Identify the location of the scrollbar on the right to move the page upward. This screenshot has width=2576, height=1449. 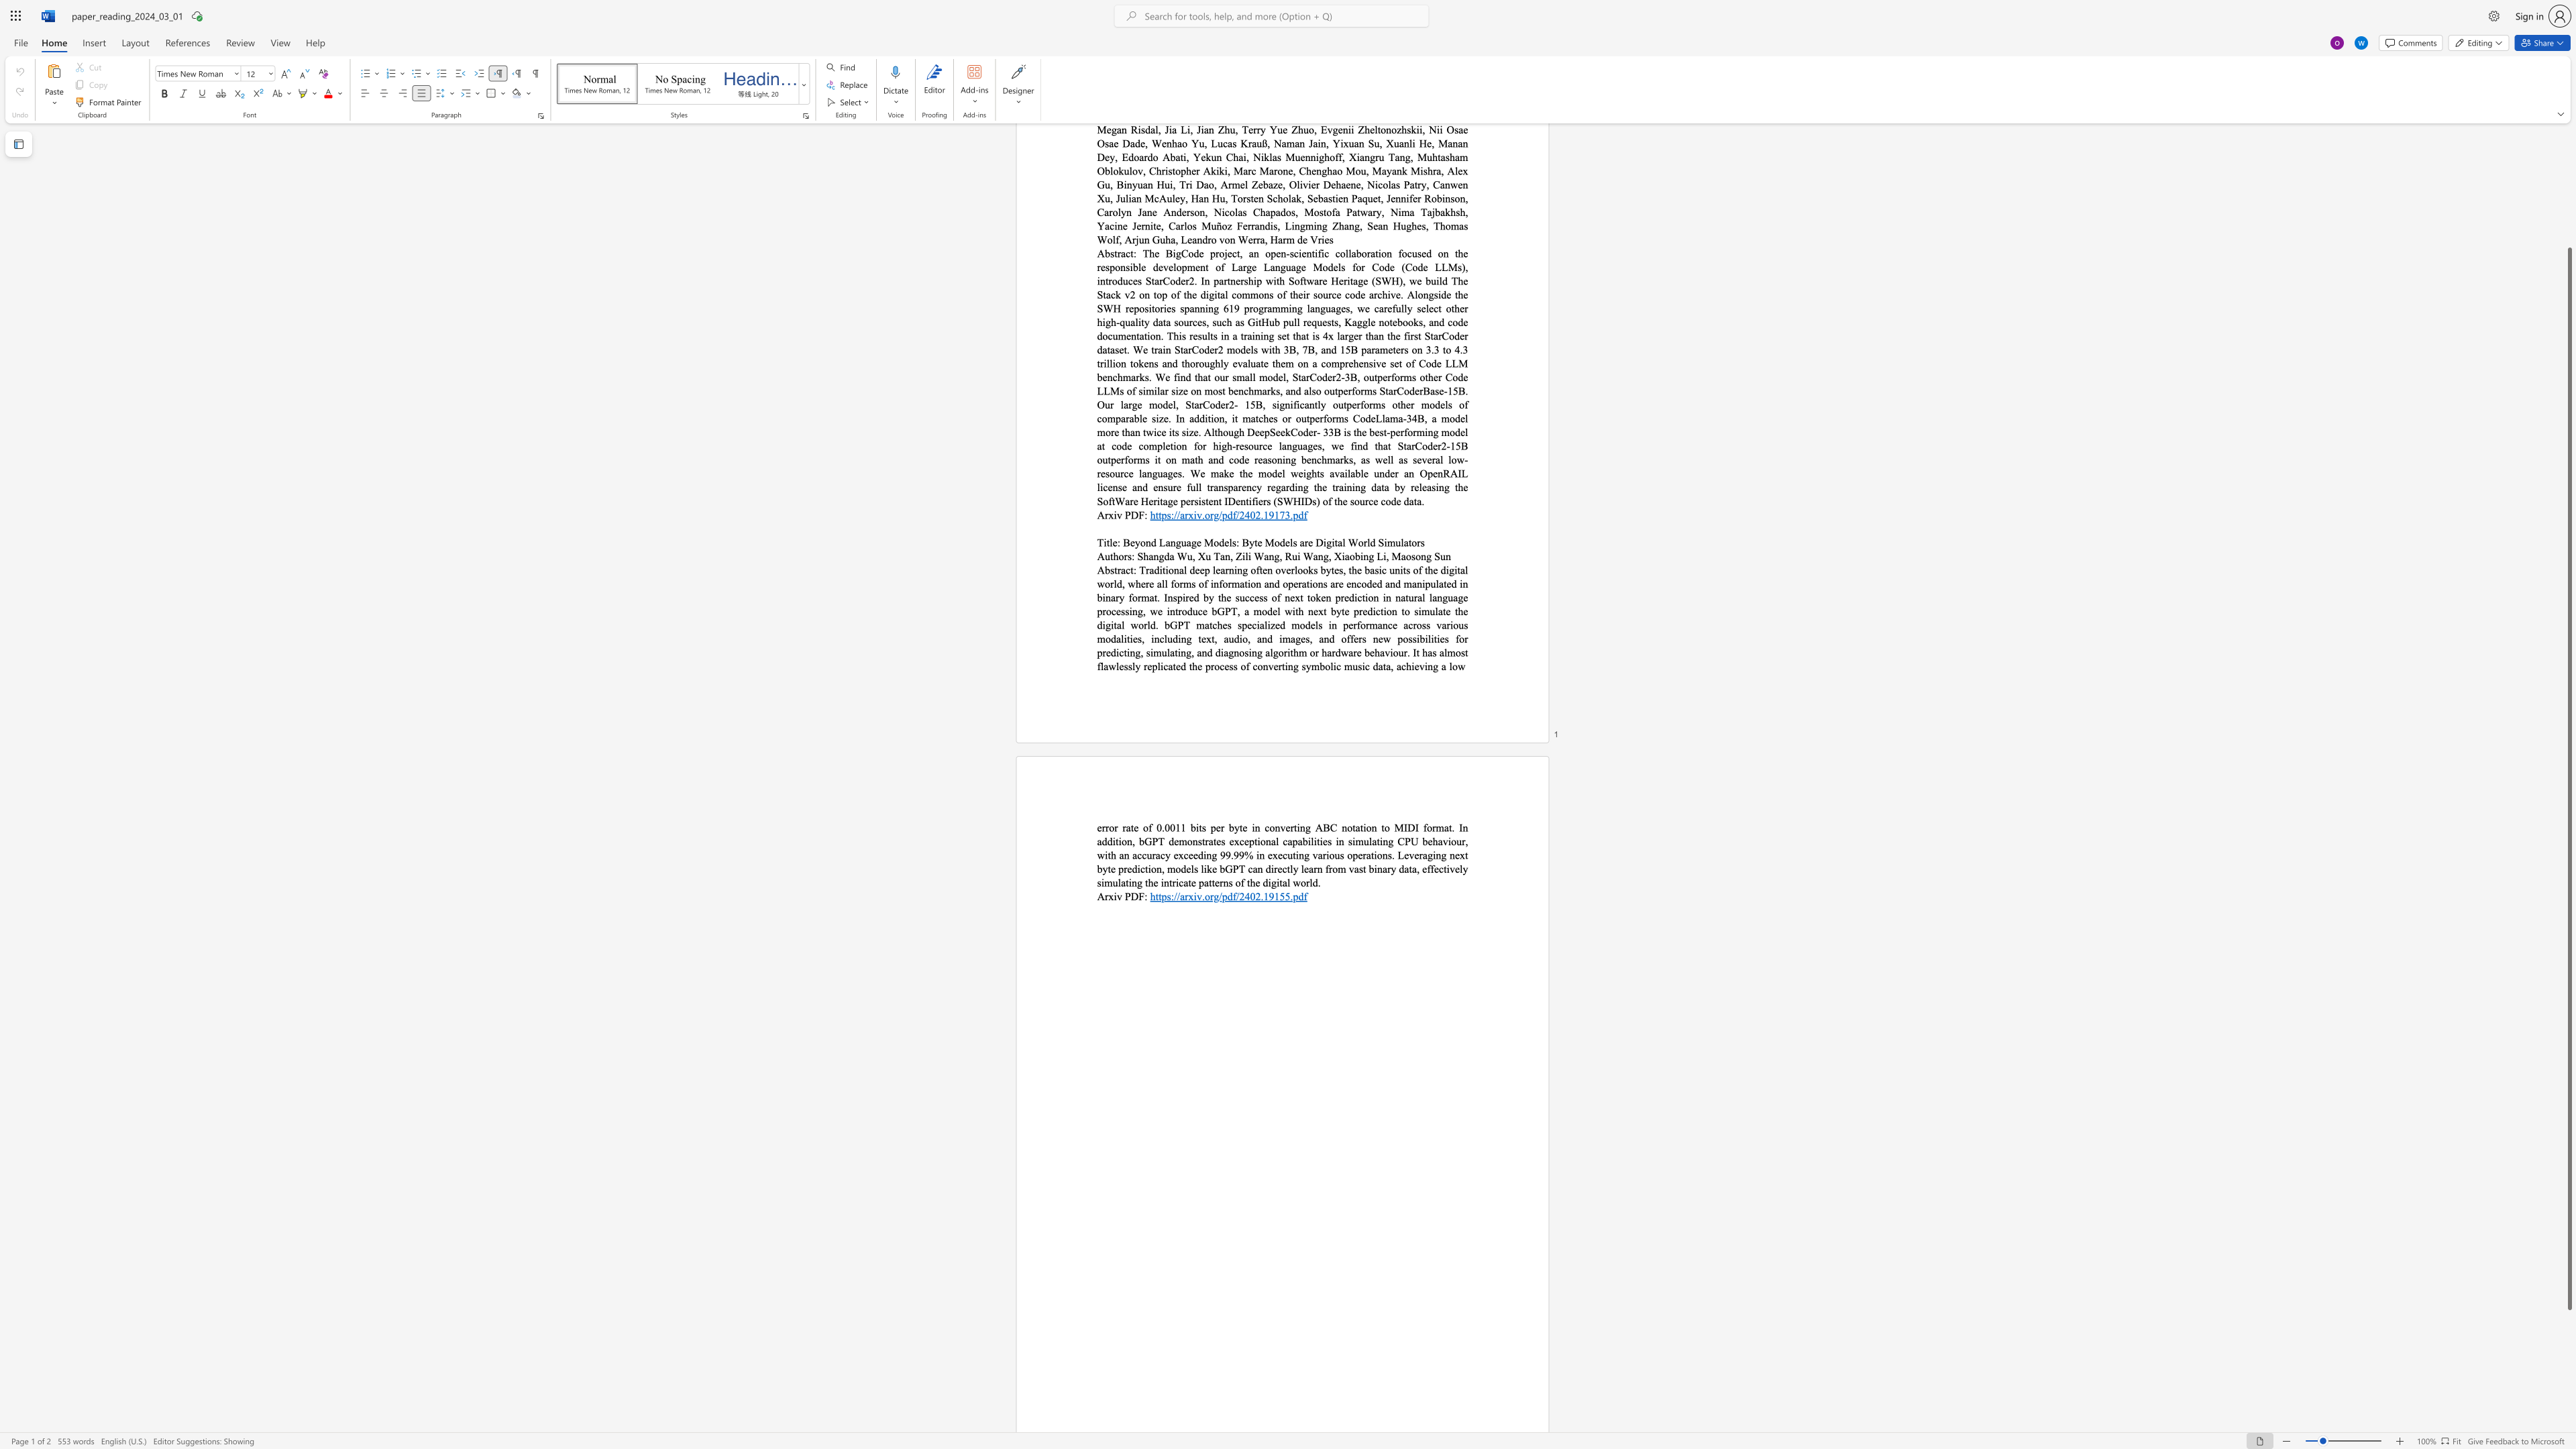
(2568, 214).